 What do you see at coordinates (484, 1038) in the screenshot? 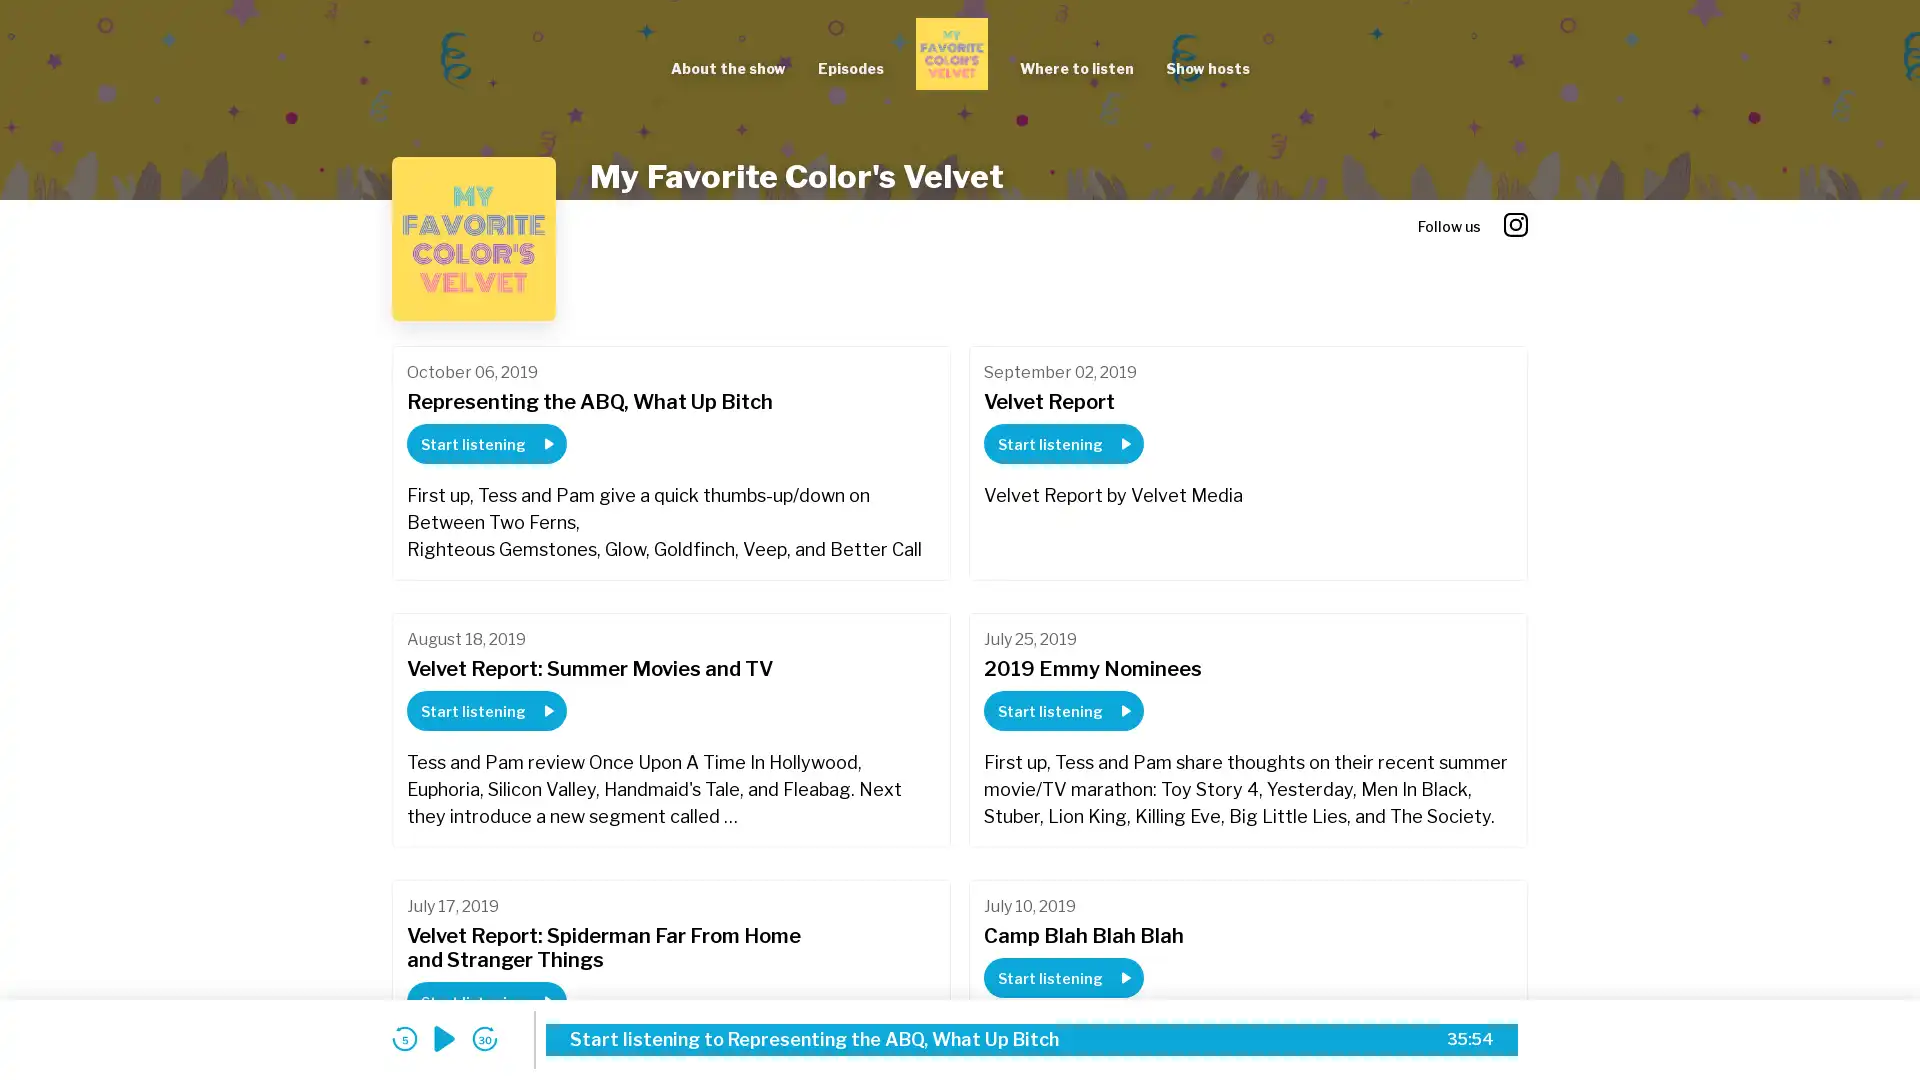
I see `skip forward 30 seconds` at bounding box center [484, 1038].